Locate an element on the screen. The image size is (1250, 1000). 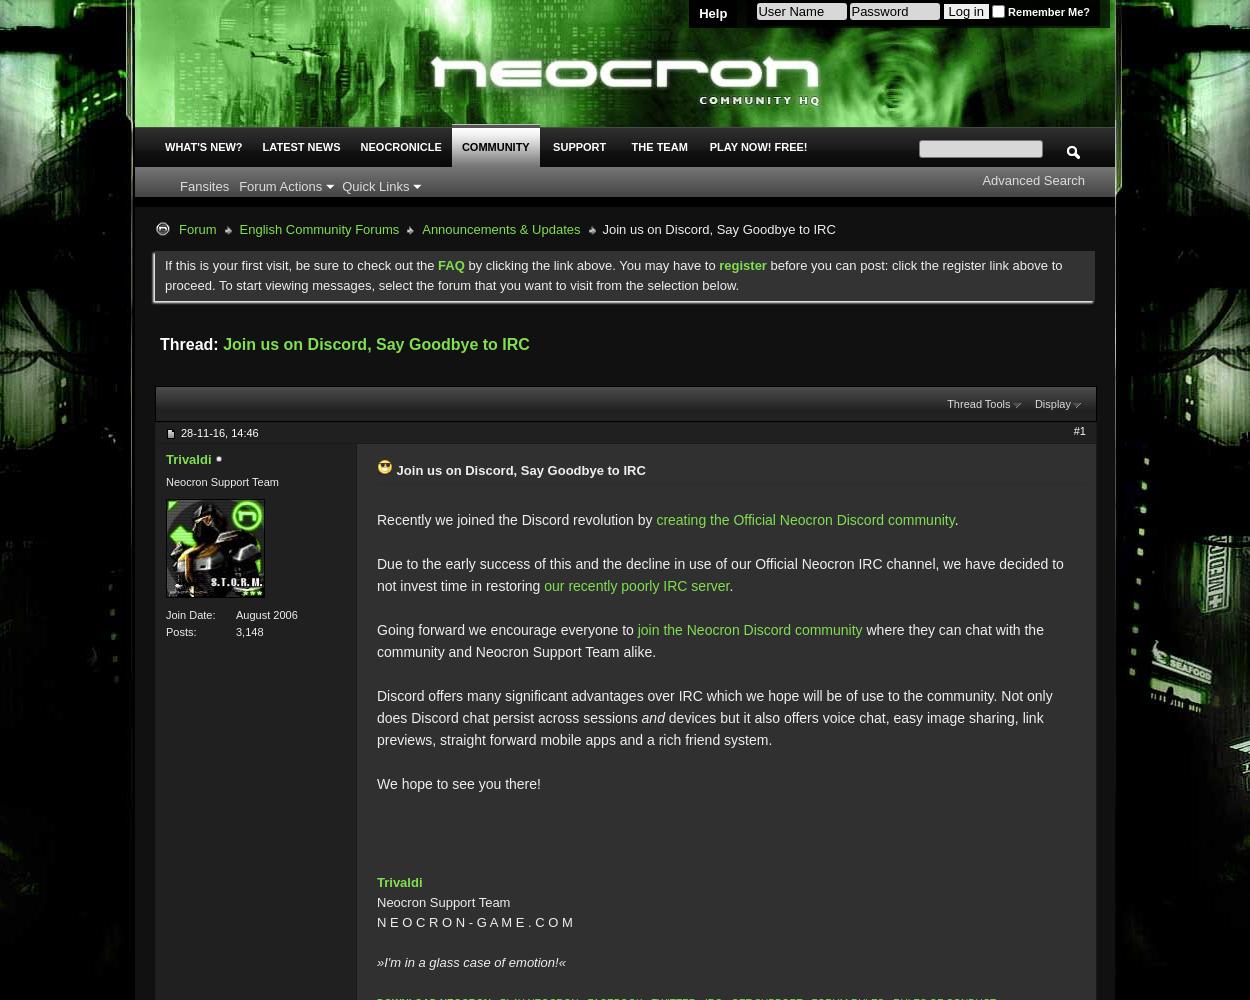
'WHAT'S NEW?' is located at coordinates (202, 147).